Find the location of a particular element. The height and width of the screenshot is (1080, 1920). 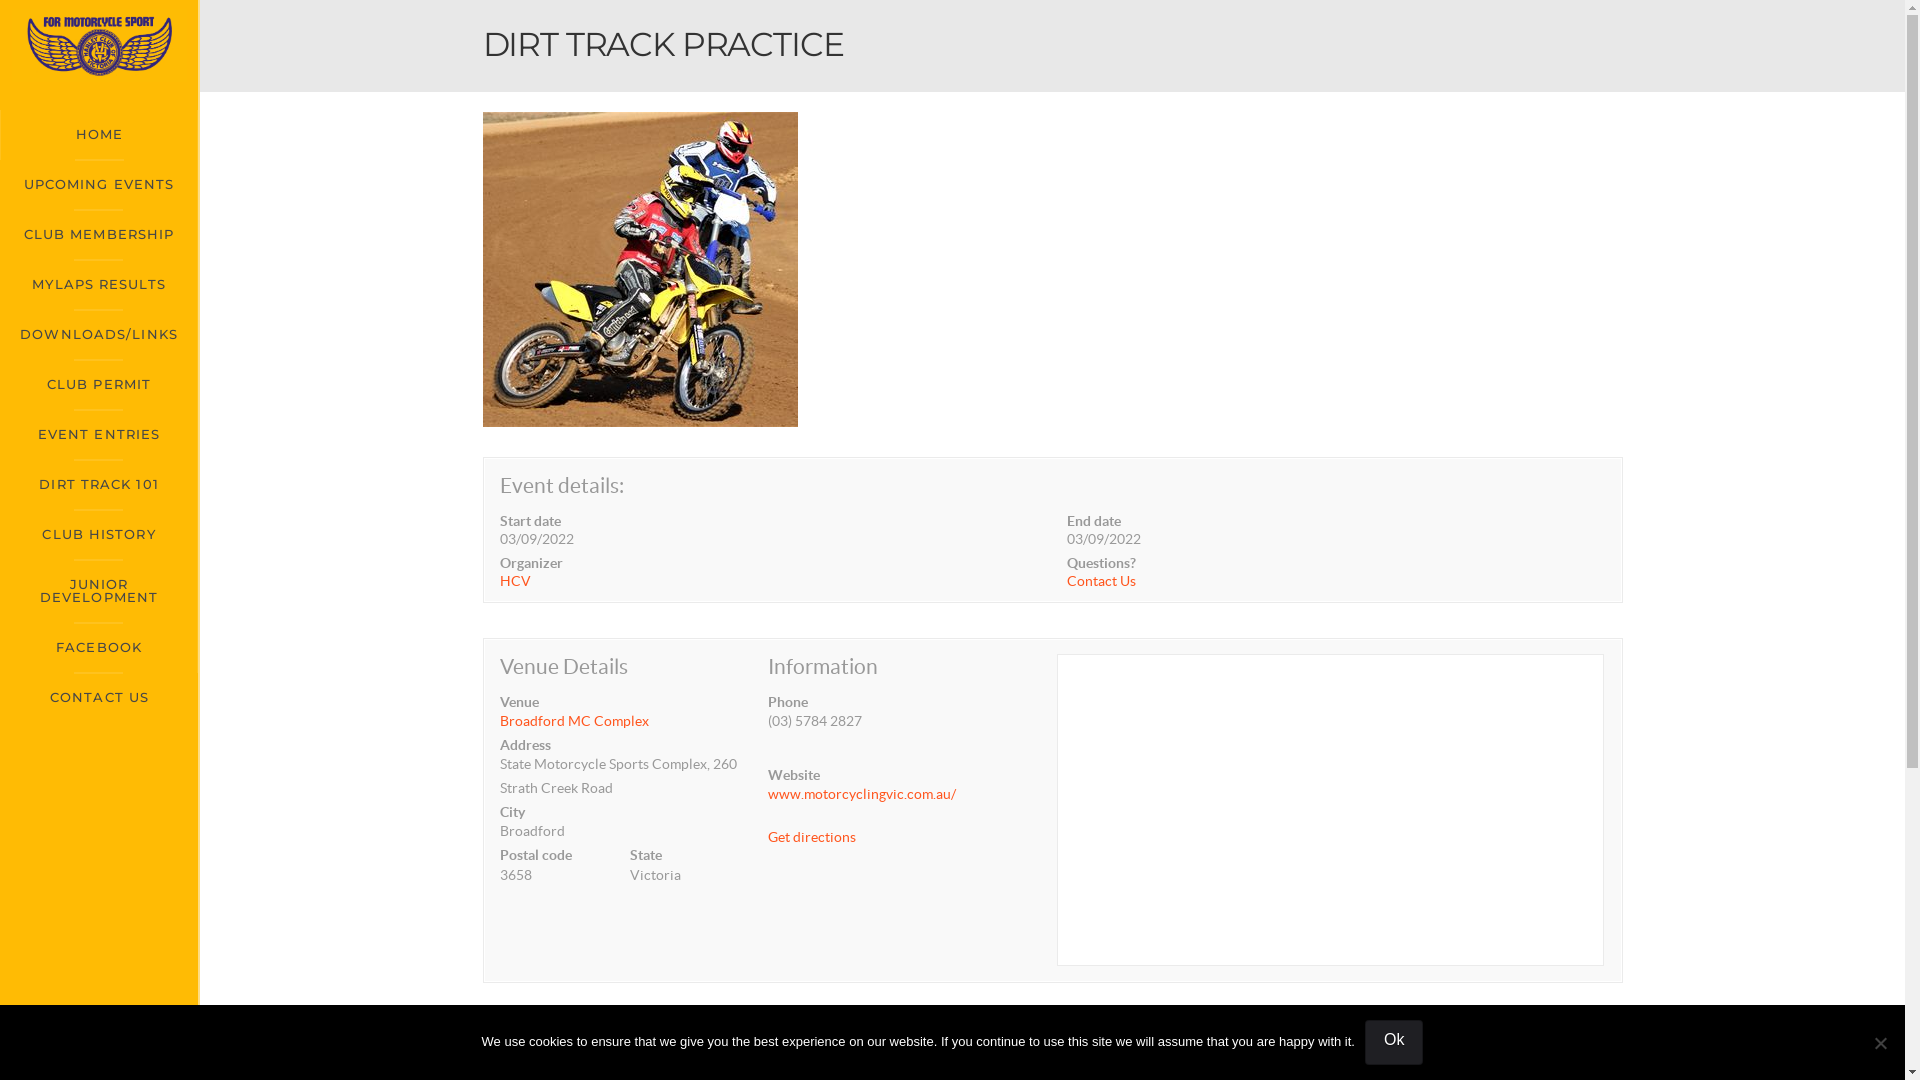

'CLUB MEMBERSHIP' is located at coordinates (98, 234).